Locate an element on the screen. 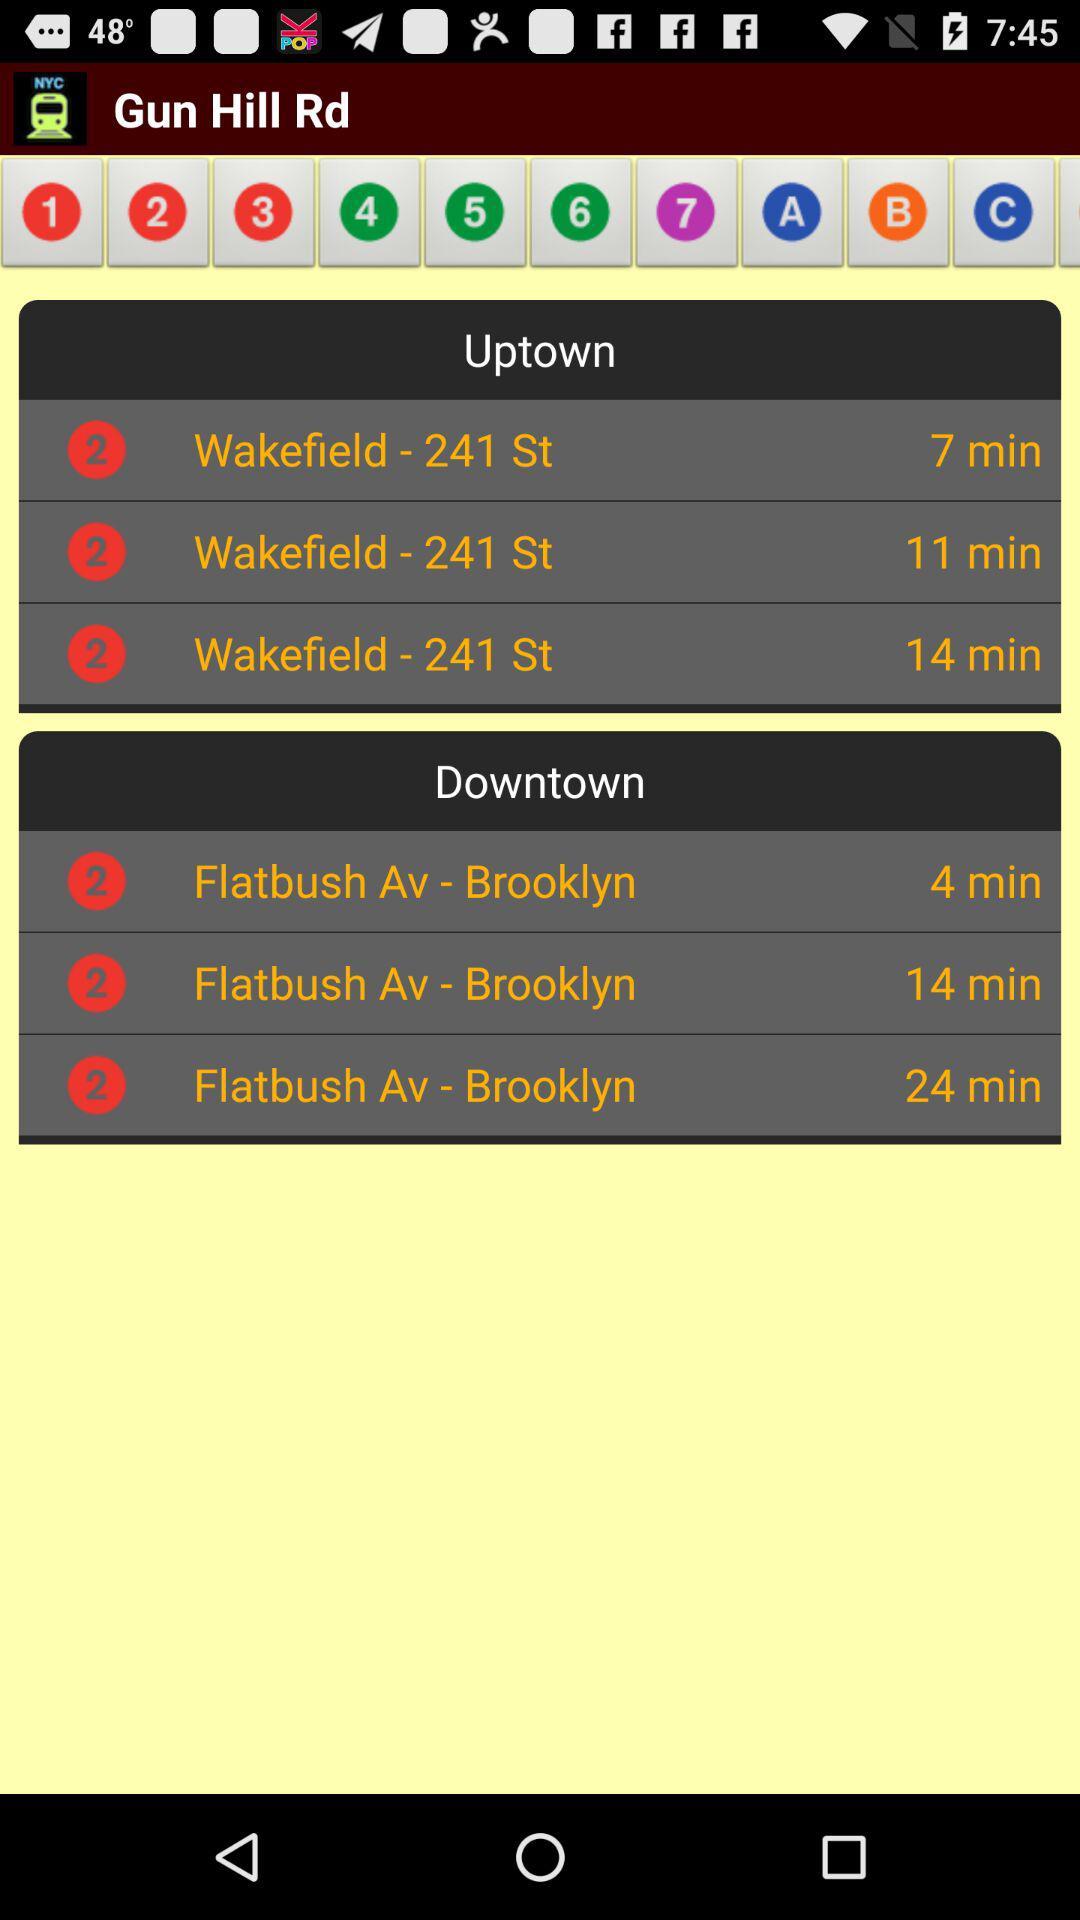 This screenshot has width=1080, height=1920. app above uptown item is located at coordinates (475, 218).